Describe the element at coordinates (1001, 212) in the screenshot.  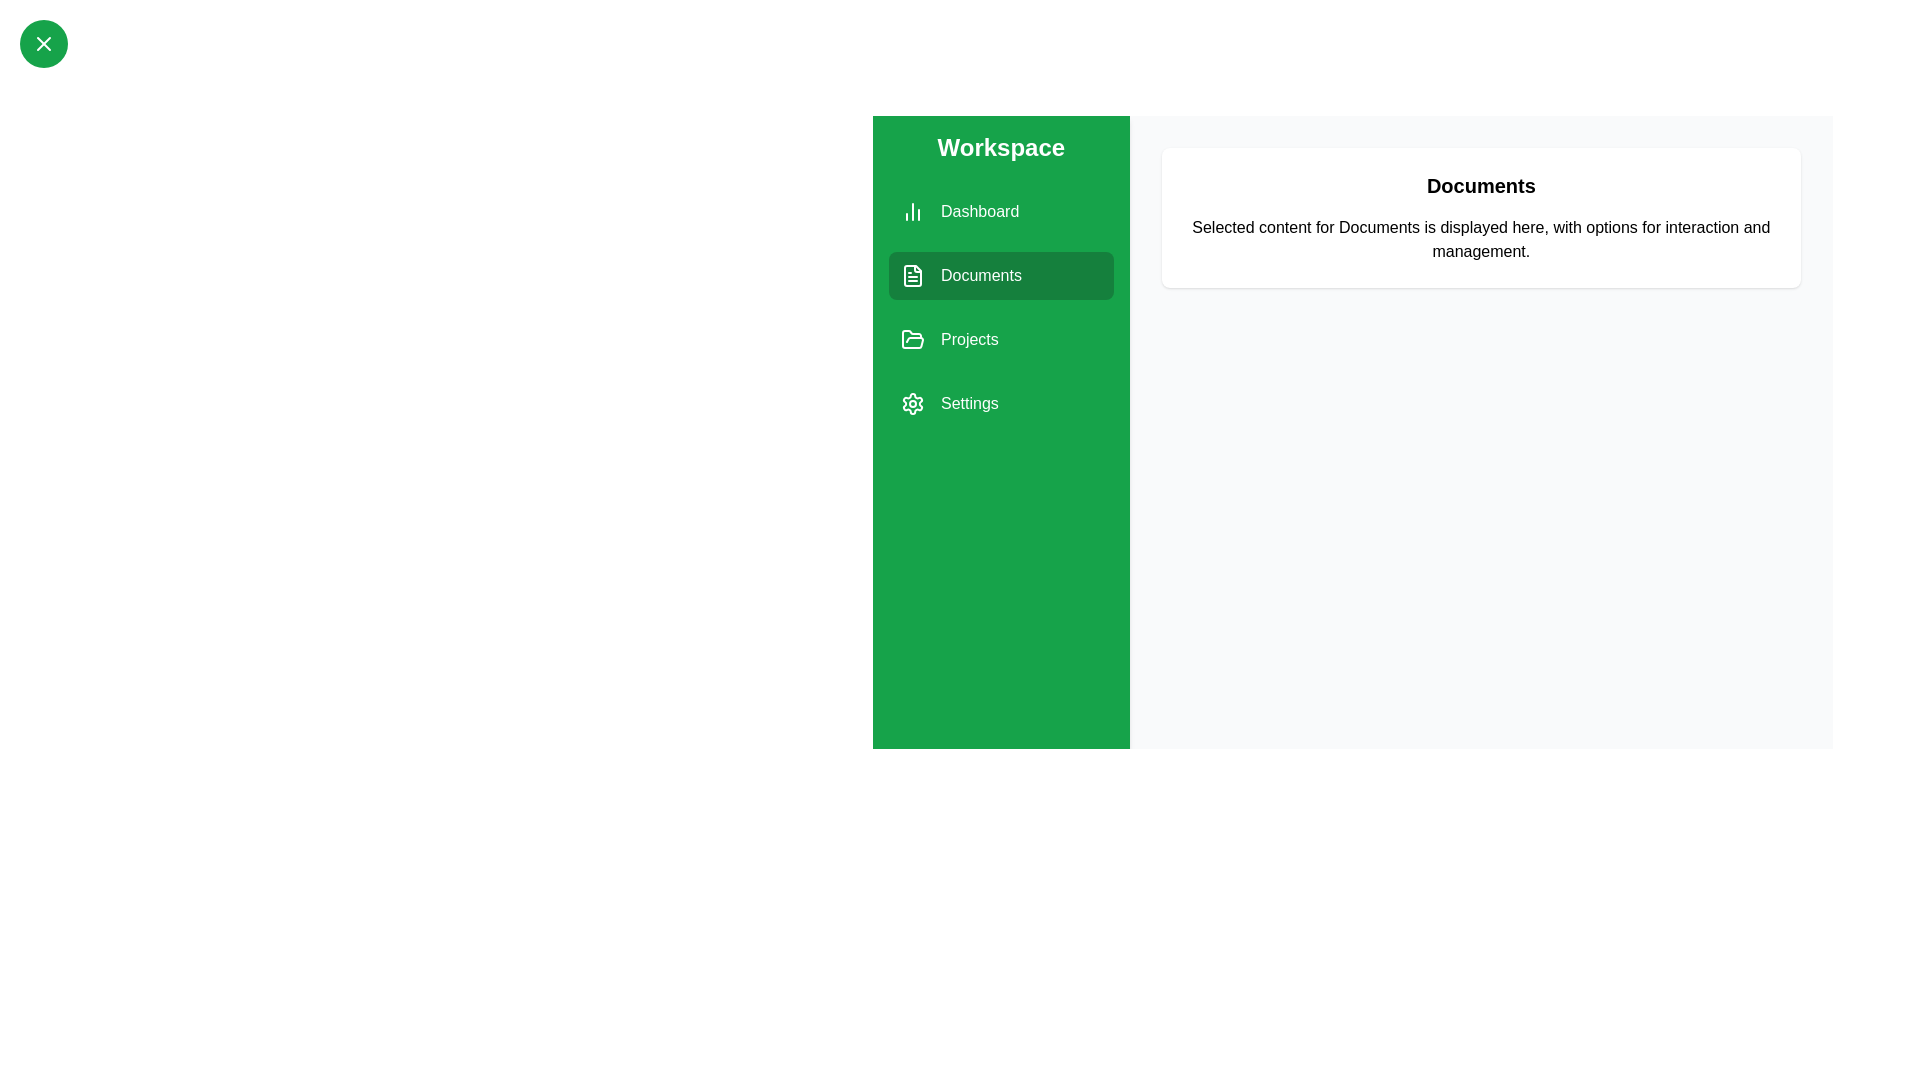
I see `the Dashboard section from the sidebar` at that location.